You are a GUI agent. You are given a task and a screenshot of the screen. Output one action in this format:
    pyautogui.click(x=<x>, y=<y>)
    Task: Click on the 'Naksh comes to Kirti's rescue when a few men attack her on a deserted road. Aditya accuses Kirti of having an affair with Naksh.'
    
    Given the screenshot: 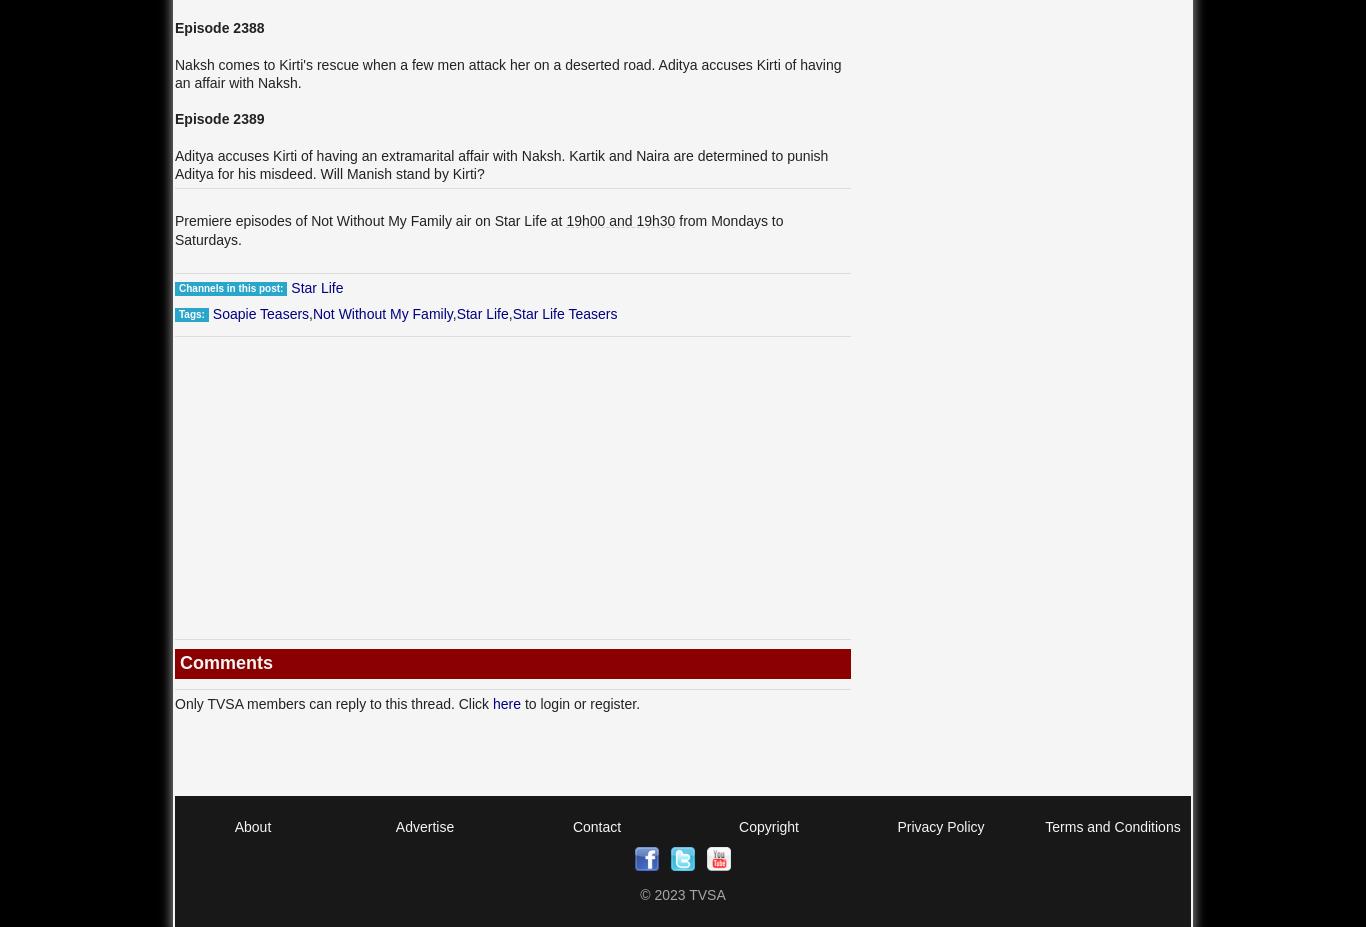 What is the action you would take?
    pyautogui.click(x=508, y=71)
    